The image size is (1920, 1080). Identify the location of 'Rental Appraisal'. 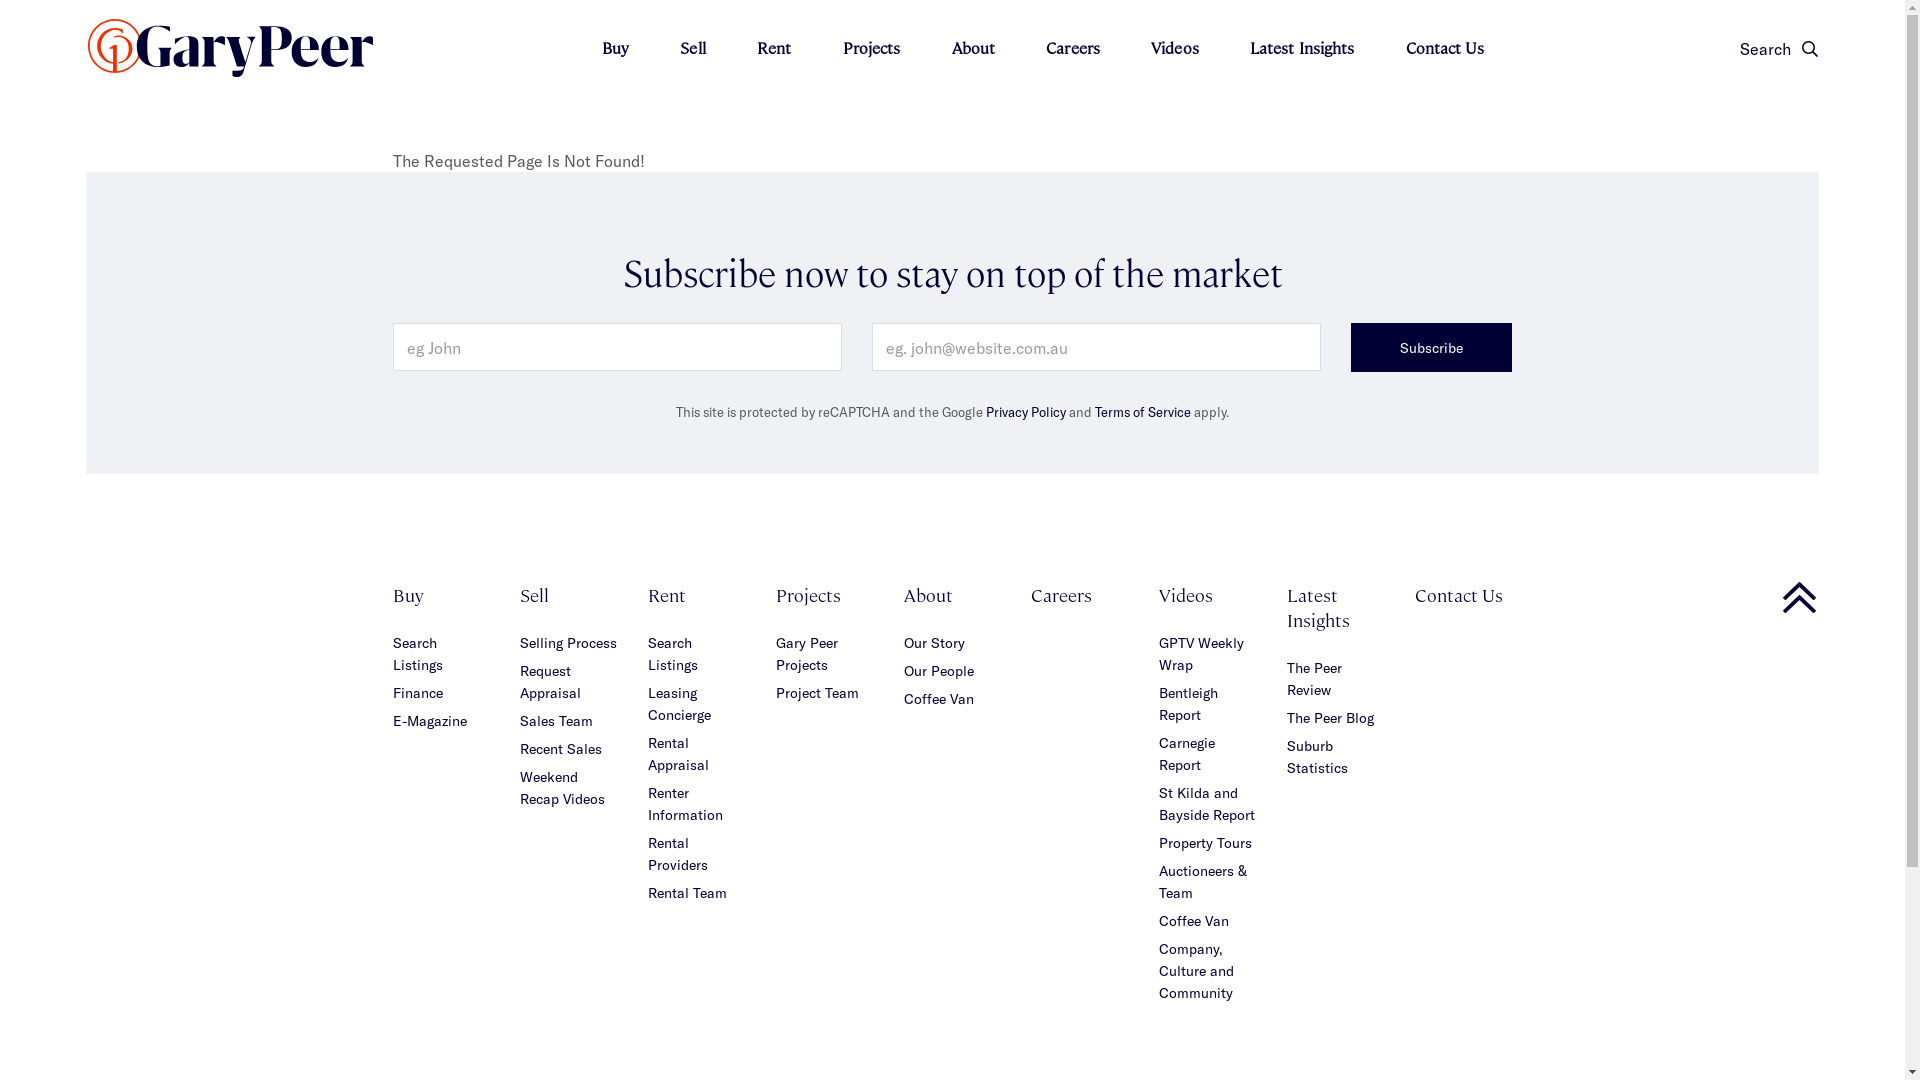
(678, 753).